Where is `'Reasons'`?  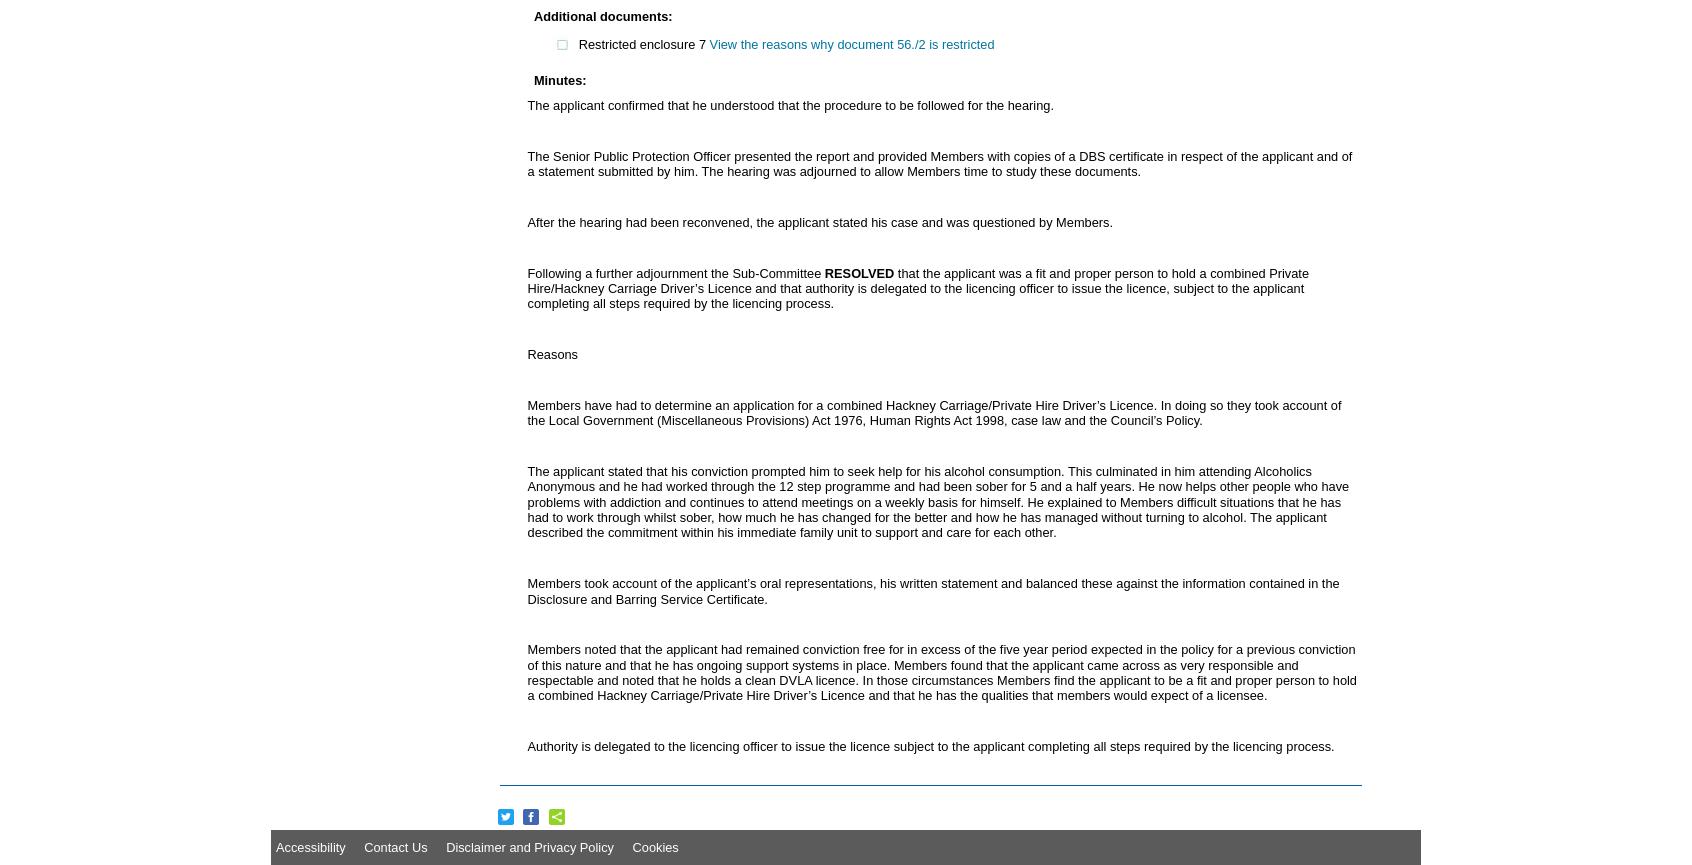
'Reasons' is located at coordinates (552, 354).